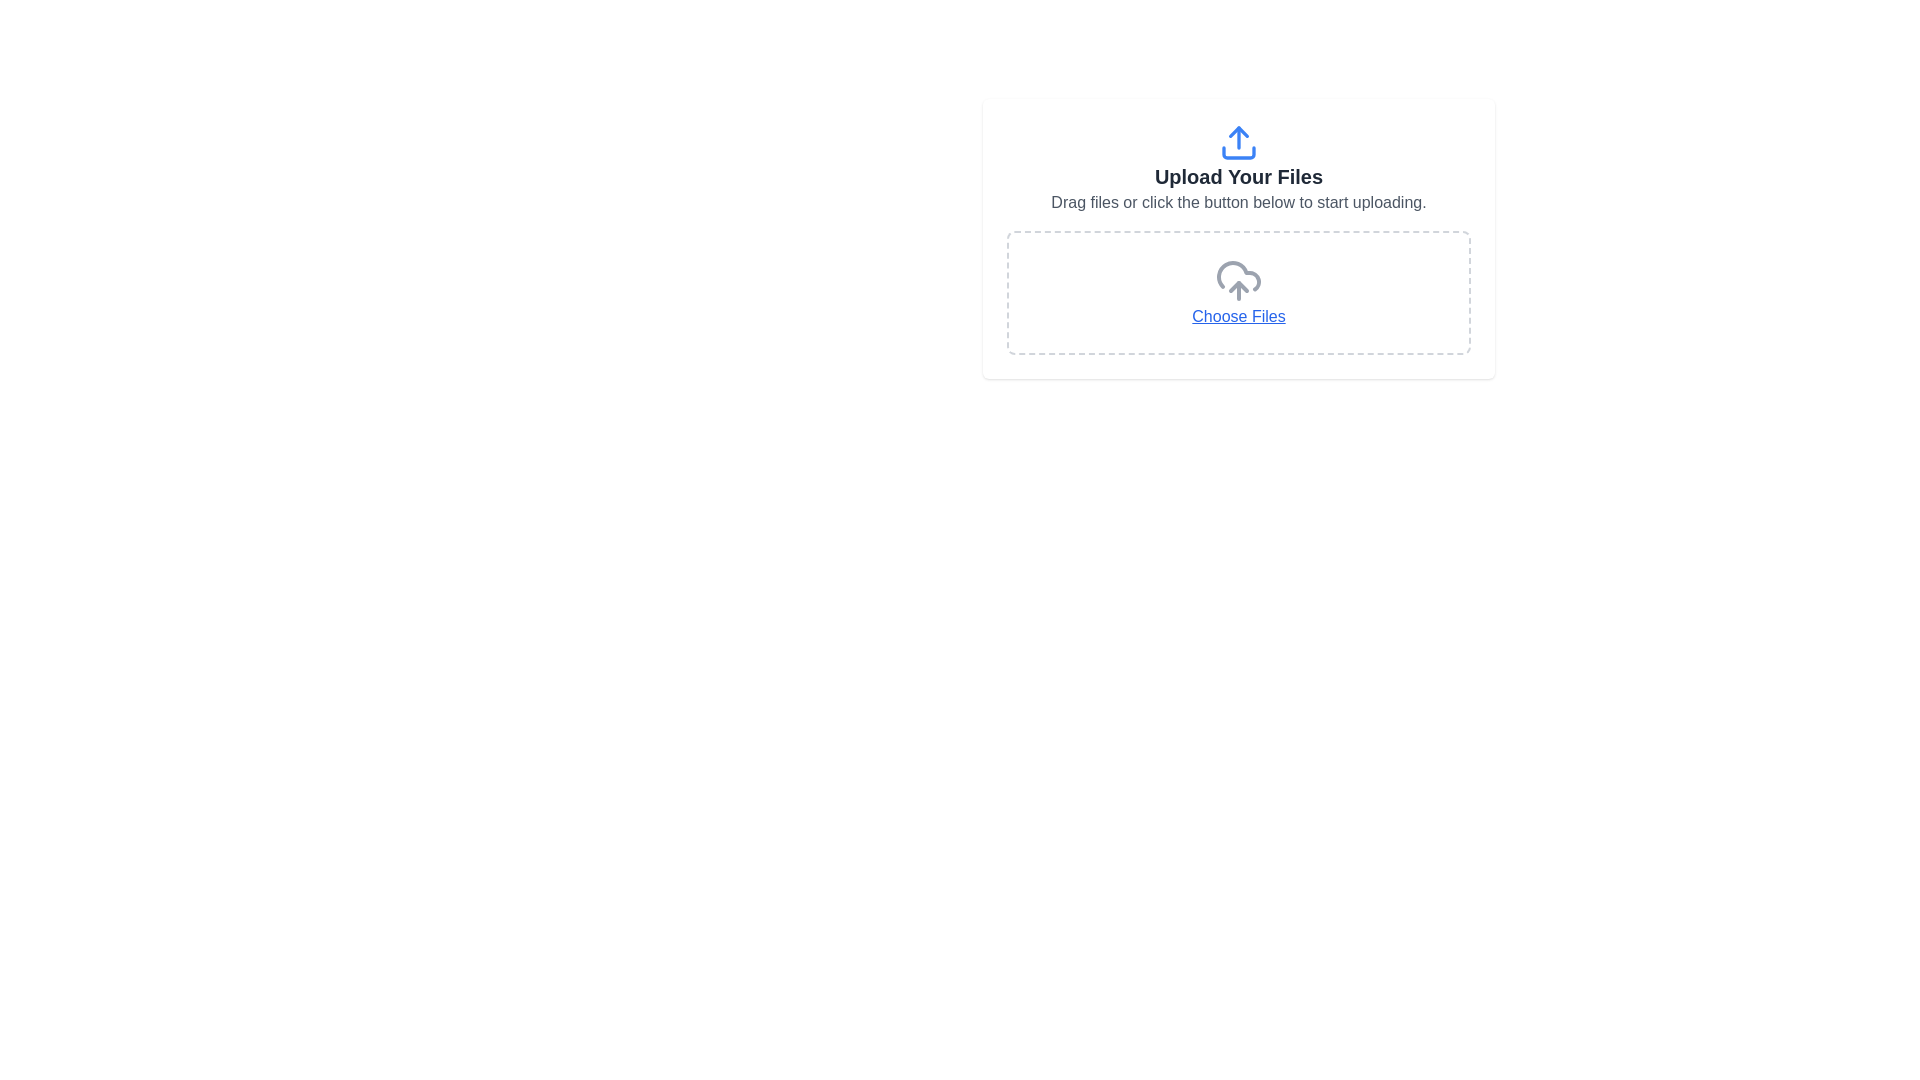 This screenshot has height=1080, width=1920. Describe the element at coordinates (1237, 141) in the screenshot. I see `the upward arrow icon styled in light blue` at that location.